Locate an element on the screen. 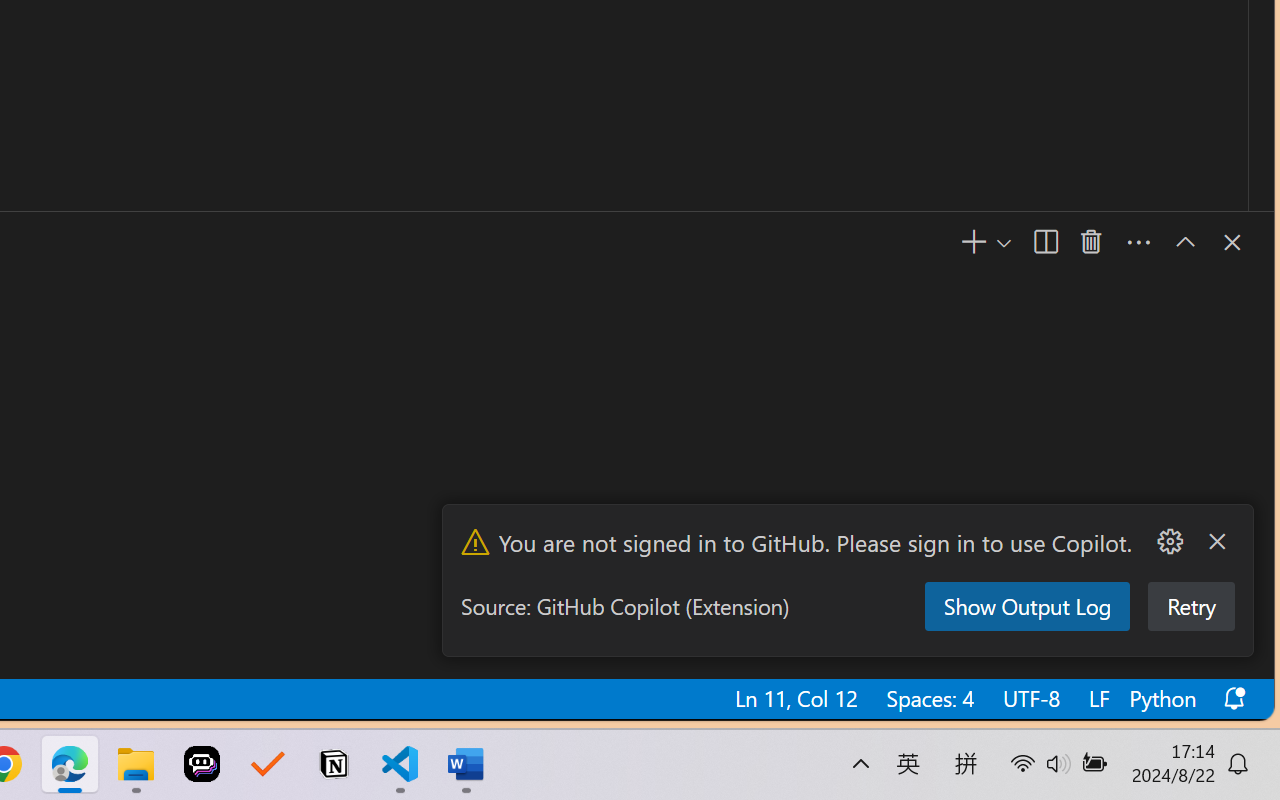 Image resolution: width=1280 pixels, height=800 pixels. 'Notifications' is located at coordinates (1231, 698).